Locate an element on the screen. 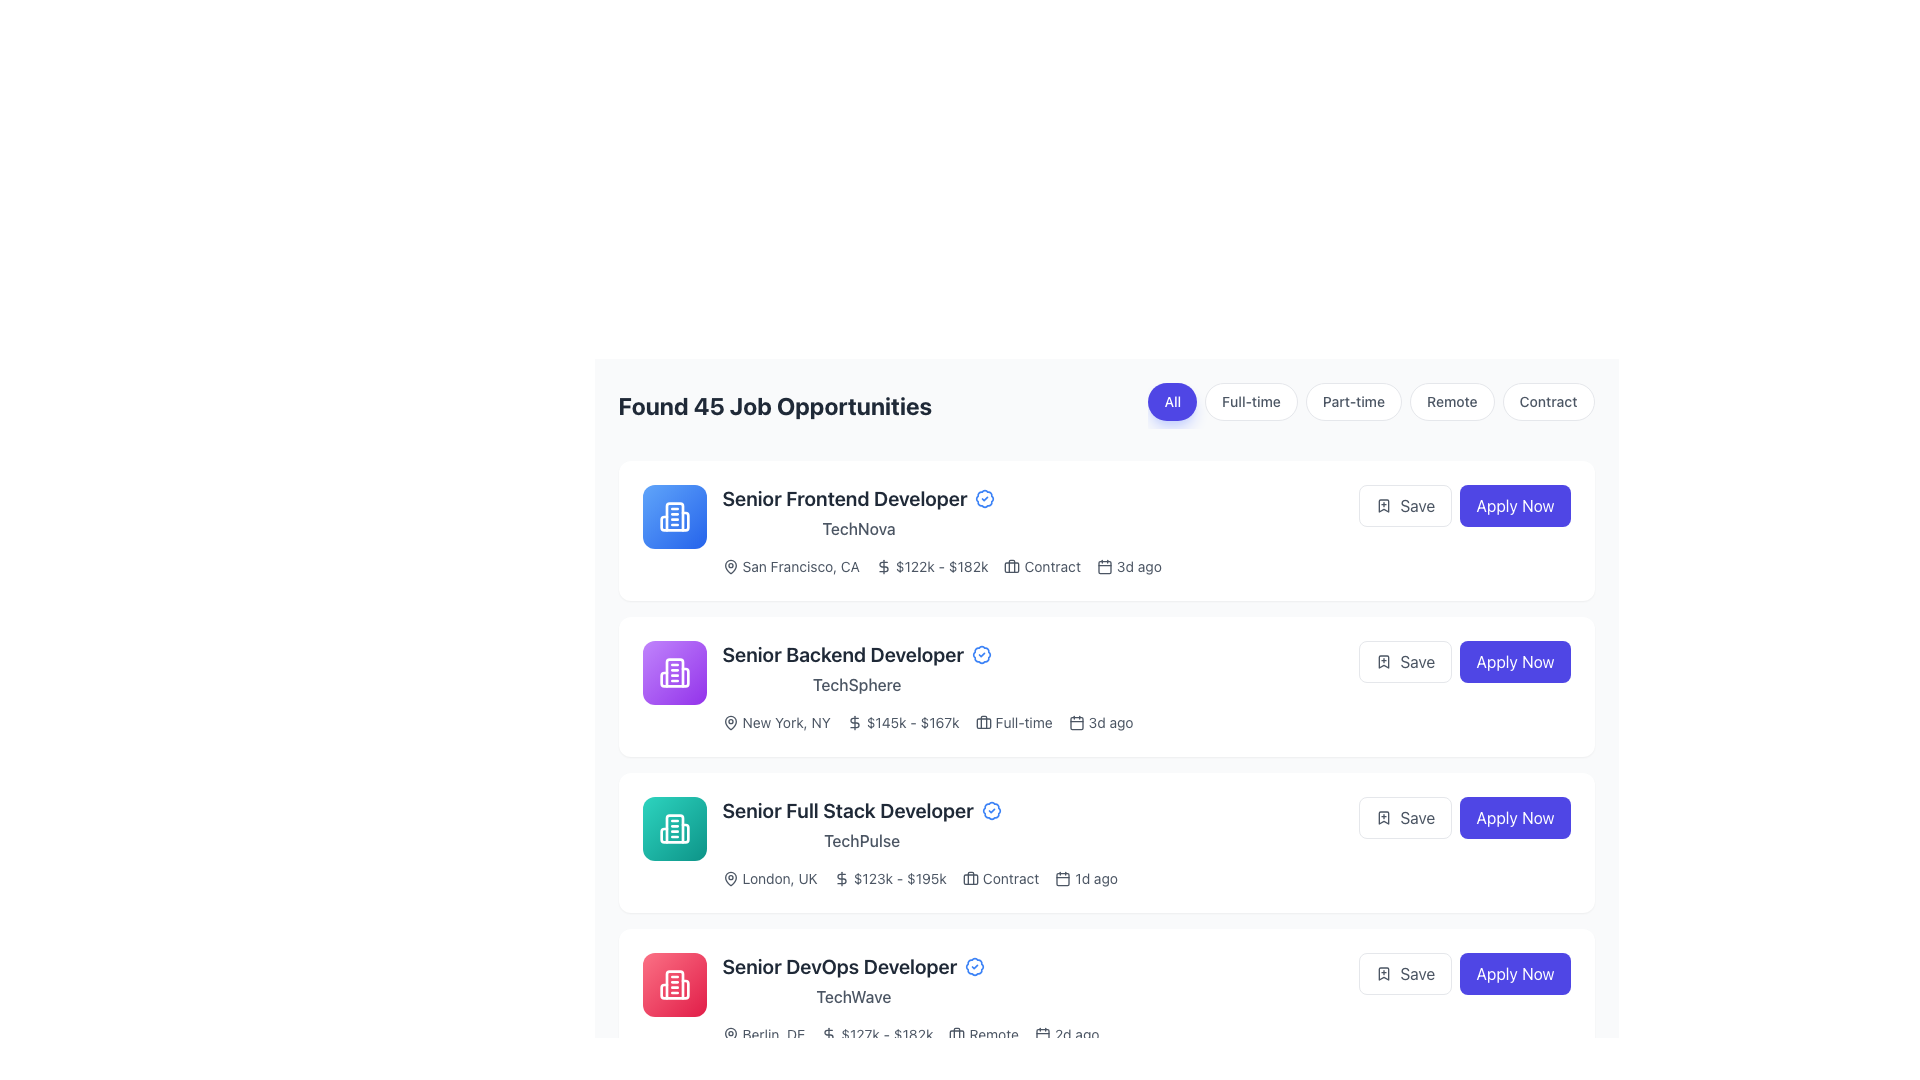 This screenshot has width=1920, height=1080. the bookmark SVG icon located to the left of the 'Save' button associated with the first job listing is located at coordinates (1383, 504).